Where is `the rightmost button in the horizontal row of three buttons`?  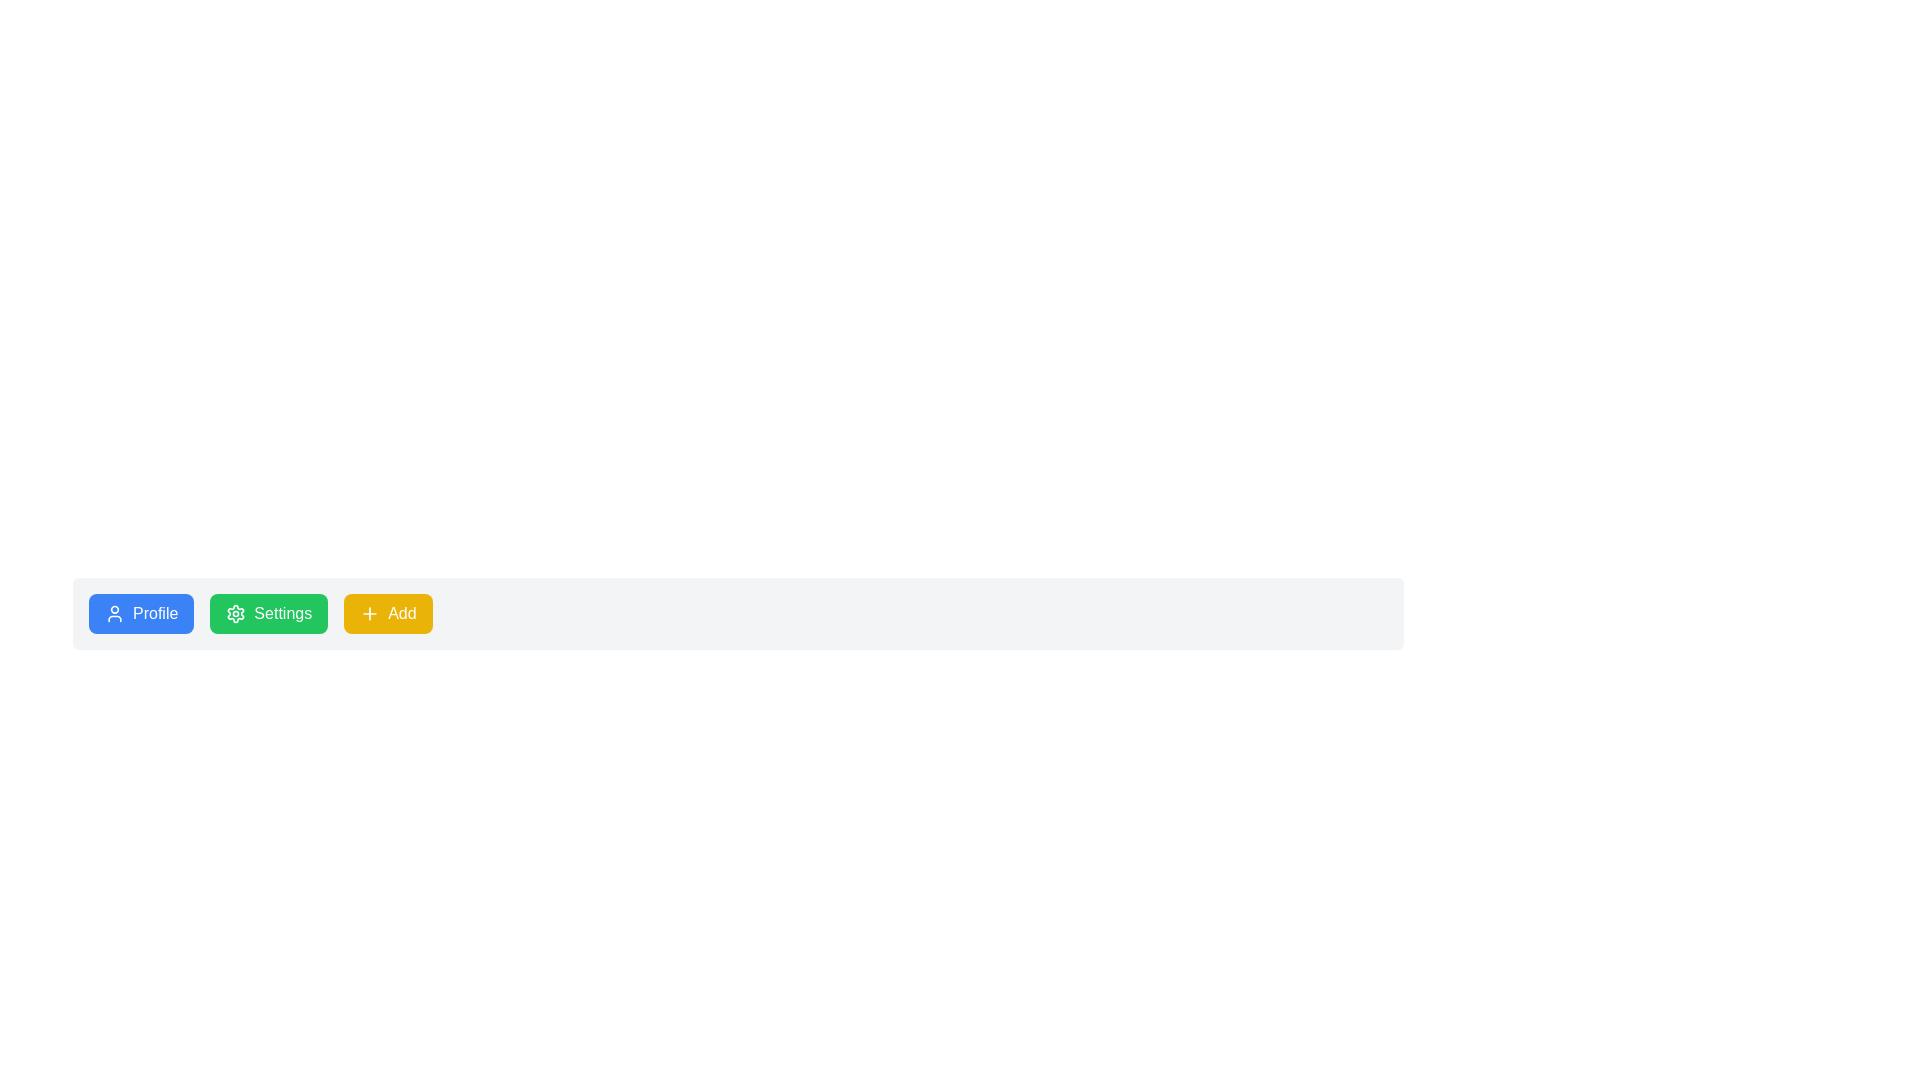 the rightmost button in the horizontal row of three buttons is located at coordinates (388, 612).